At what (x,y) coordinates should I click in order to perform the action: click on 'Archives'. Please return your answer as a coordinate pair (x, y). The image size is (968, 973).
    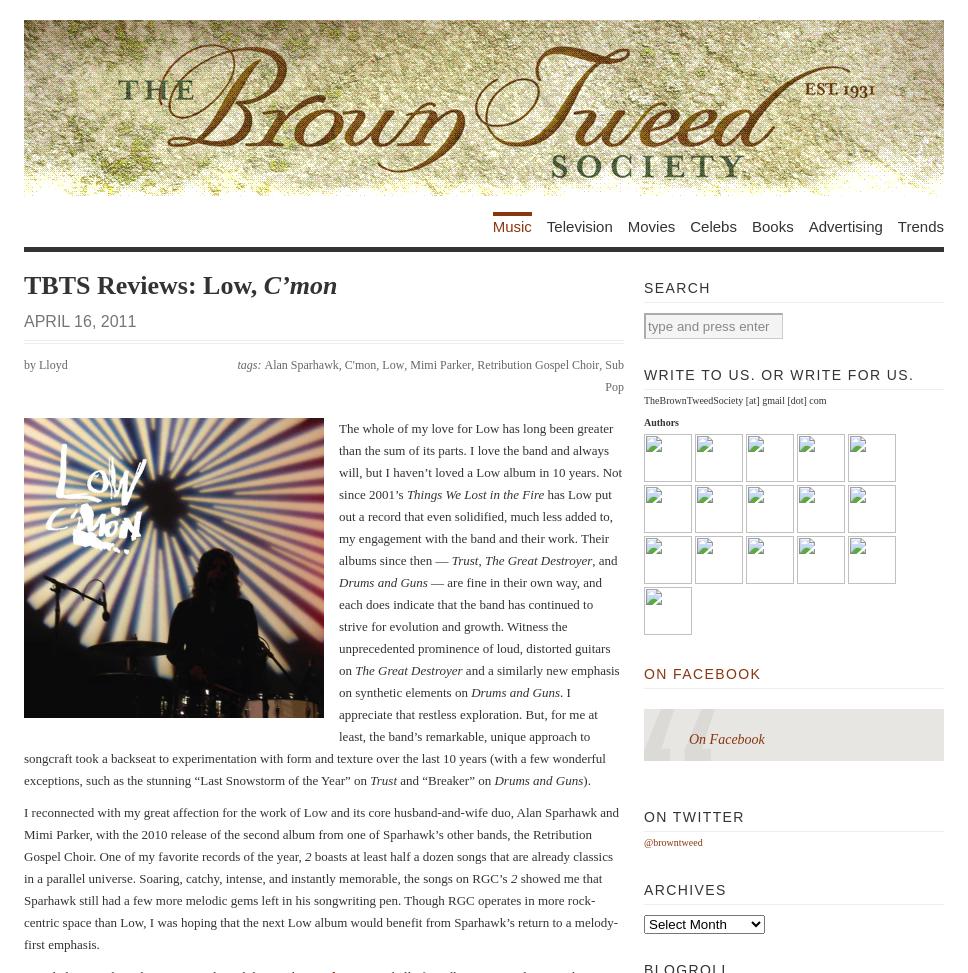
    Looking at the image, I should click on (684, 890).